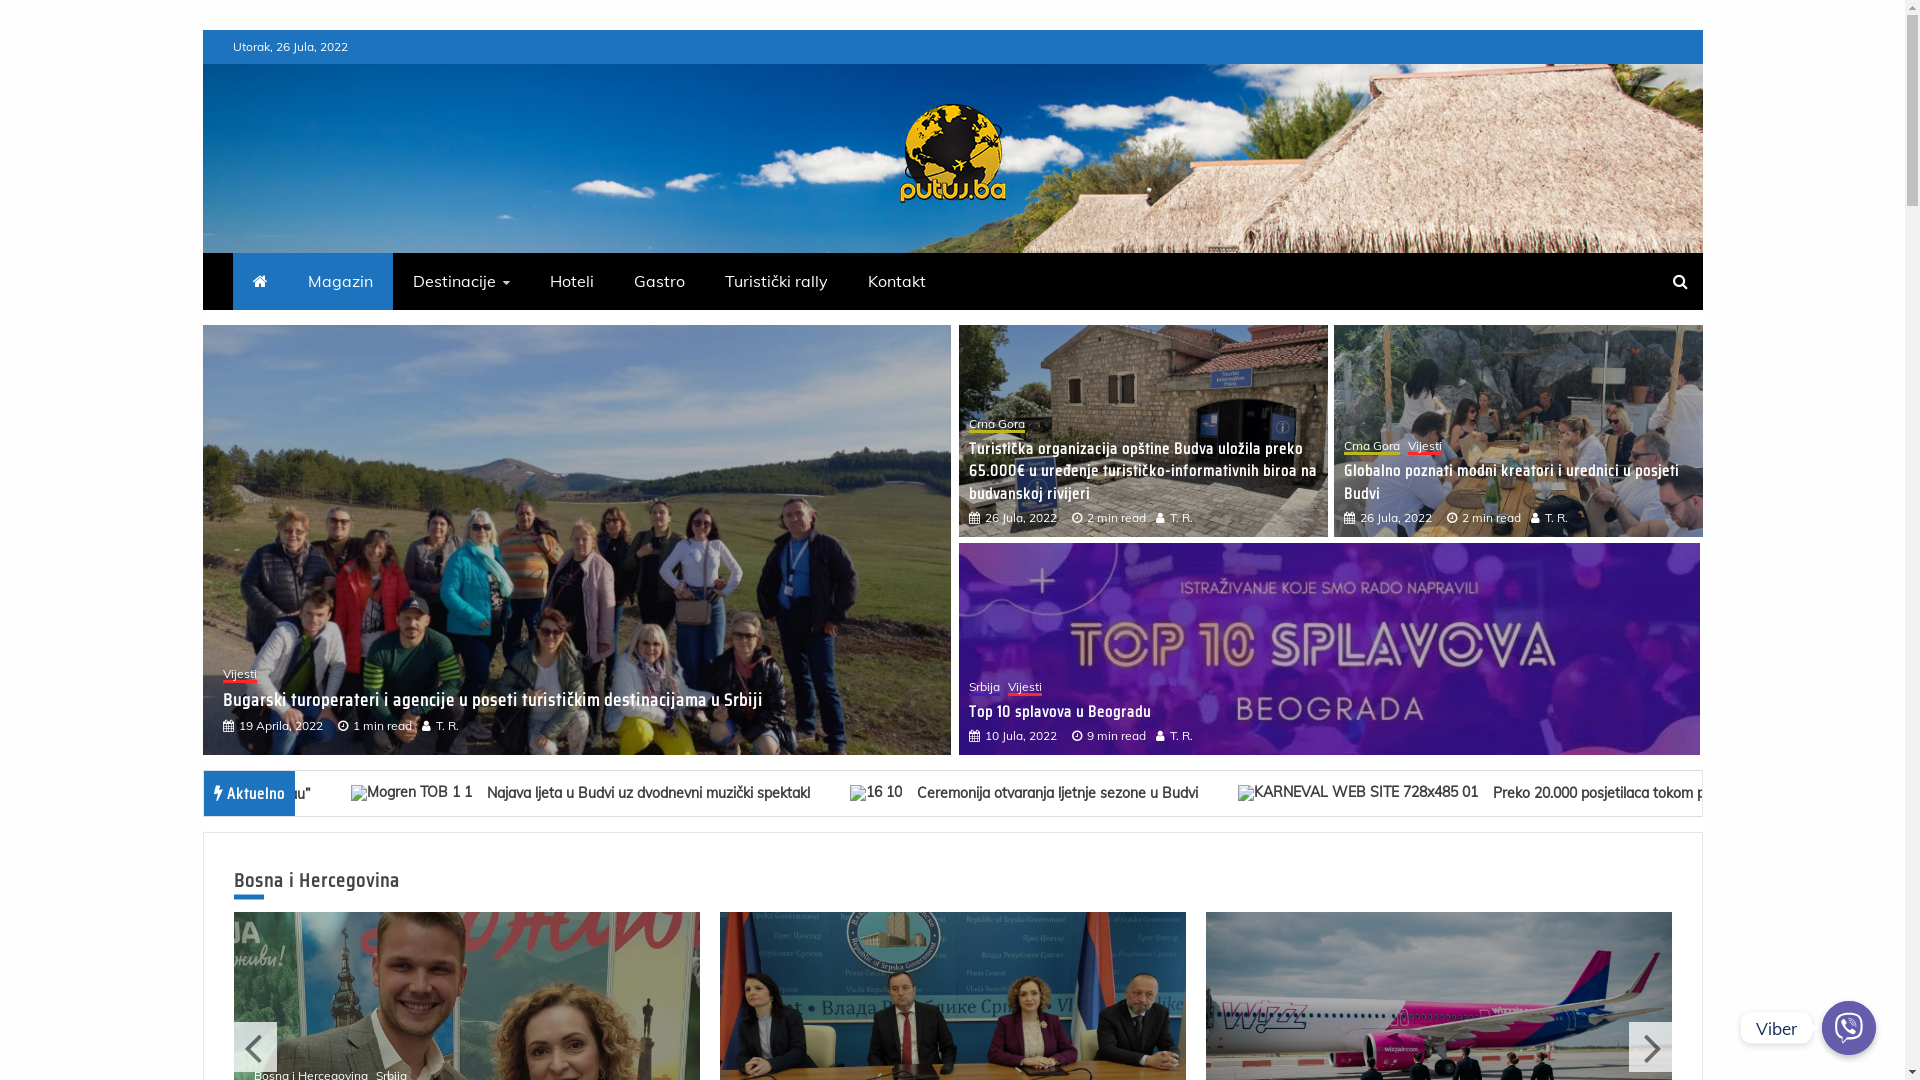 This screenshot has width=1920, height=1080. Describe the element at coordinates (1649, 1045) in the screenshot. I see `'Next'` at that location.